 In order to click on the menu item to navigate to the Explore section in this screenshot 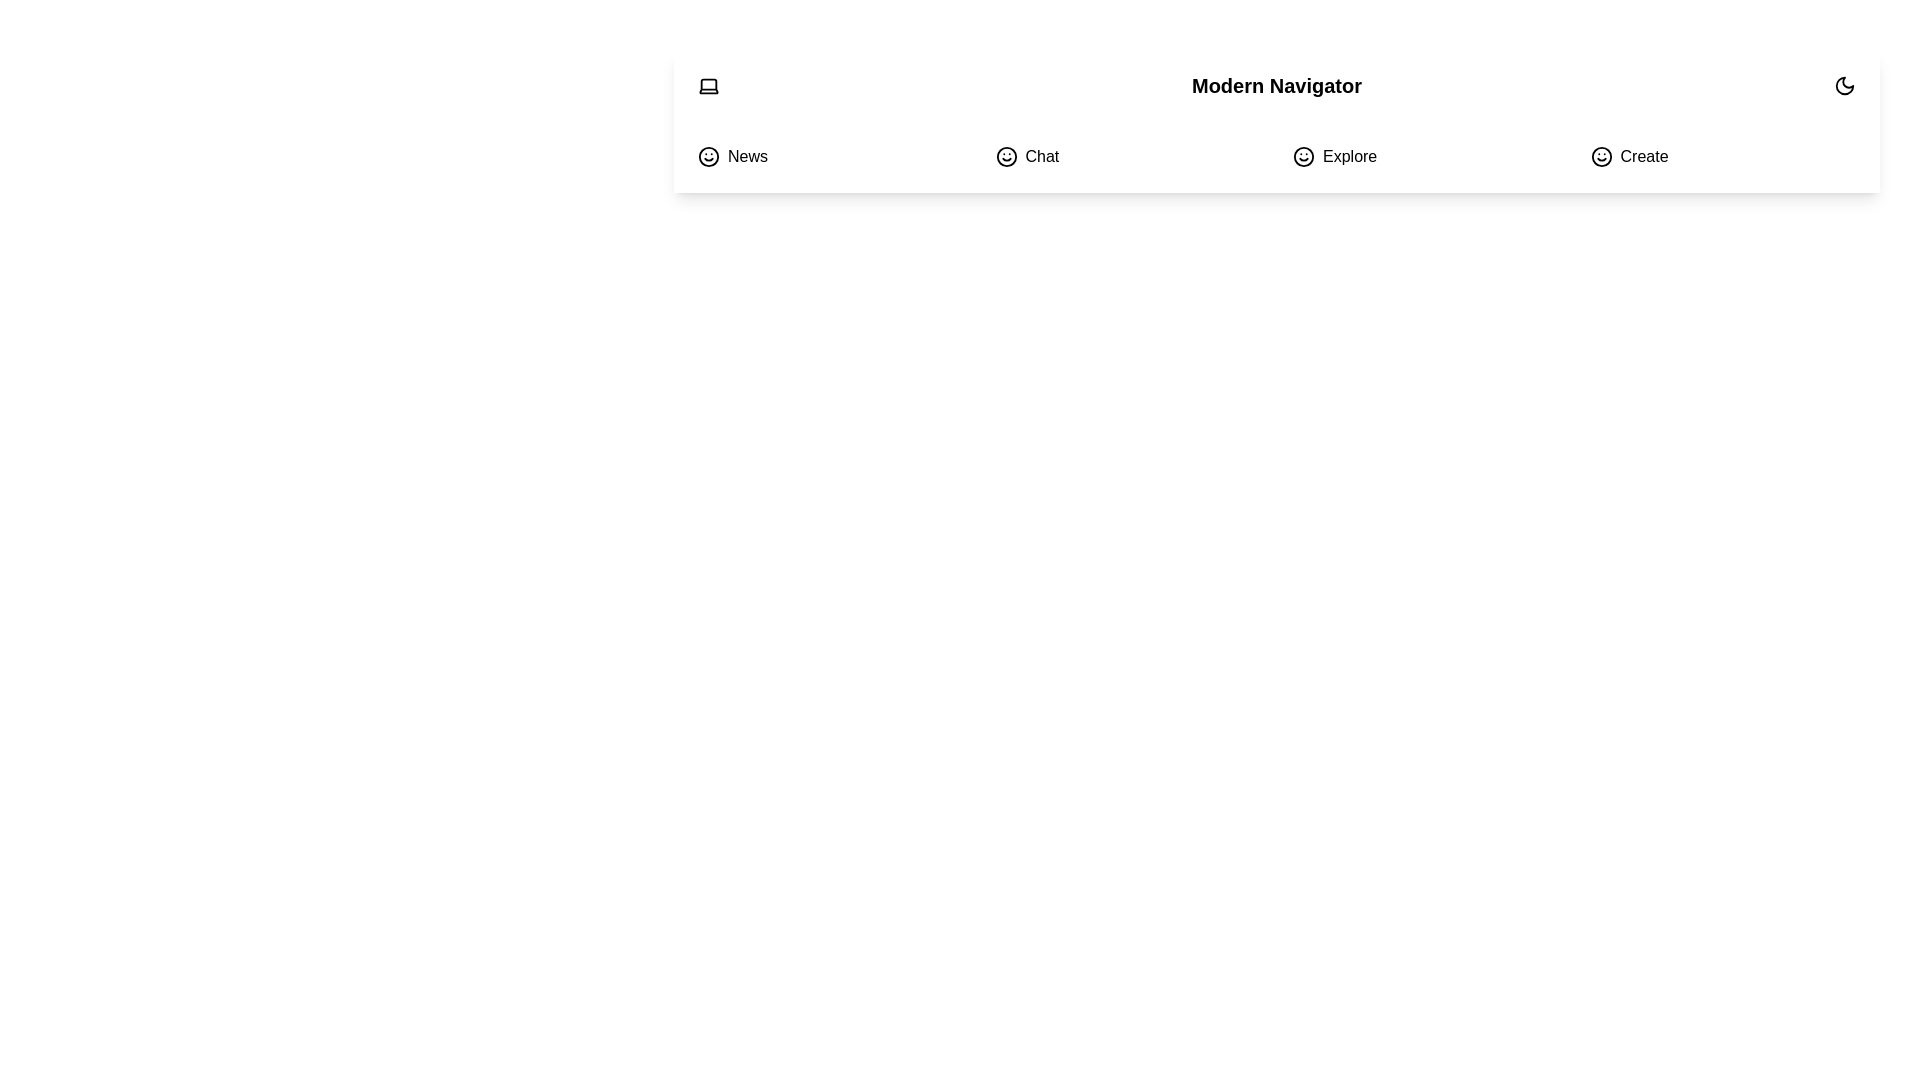, I will do `click(1424, 156)`.